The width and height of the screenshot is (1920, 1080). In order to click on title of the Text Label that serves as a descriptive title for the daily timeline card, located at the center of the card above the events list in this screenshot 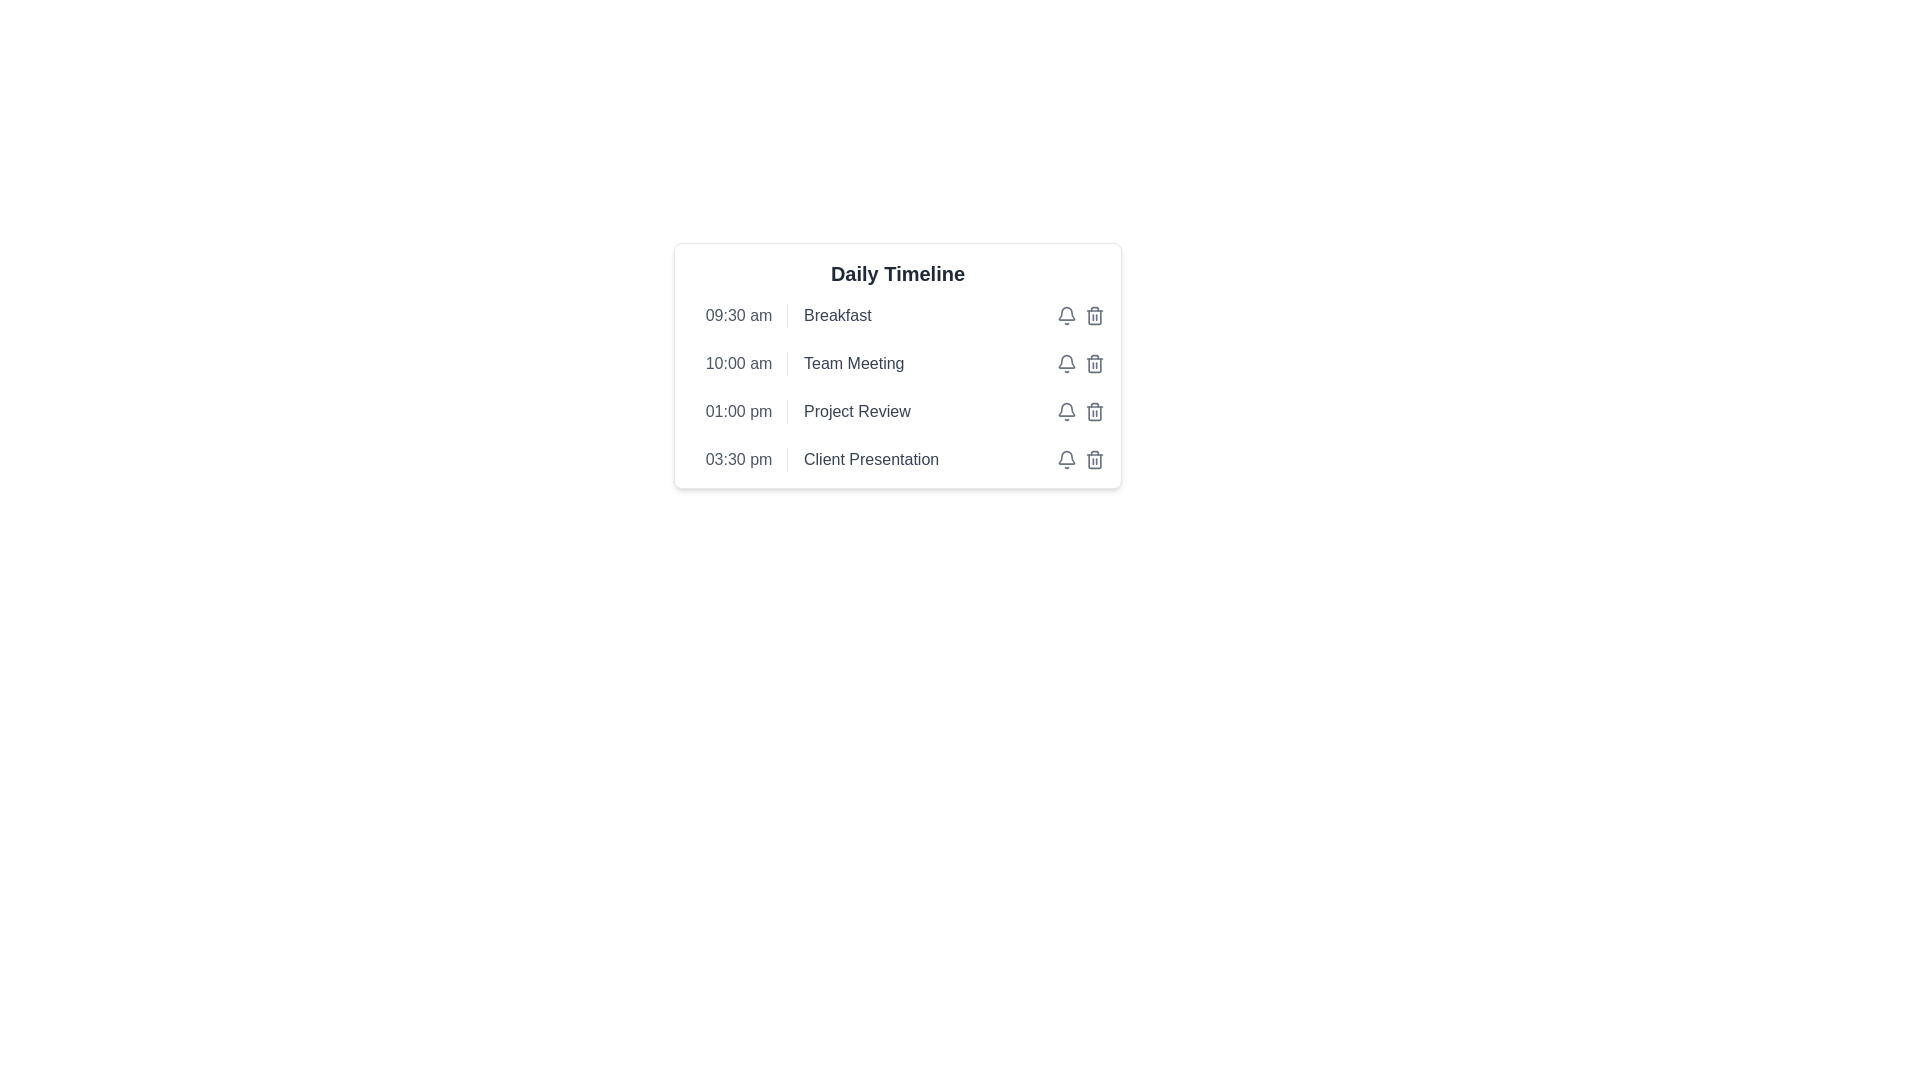, I will do `click(896, 273)`.